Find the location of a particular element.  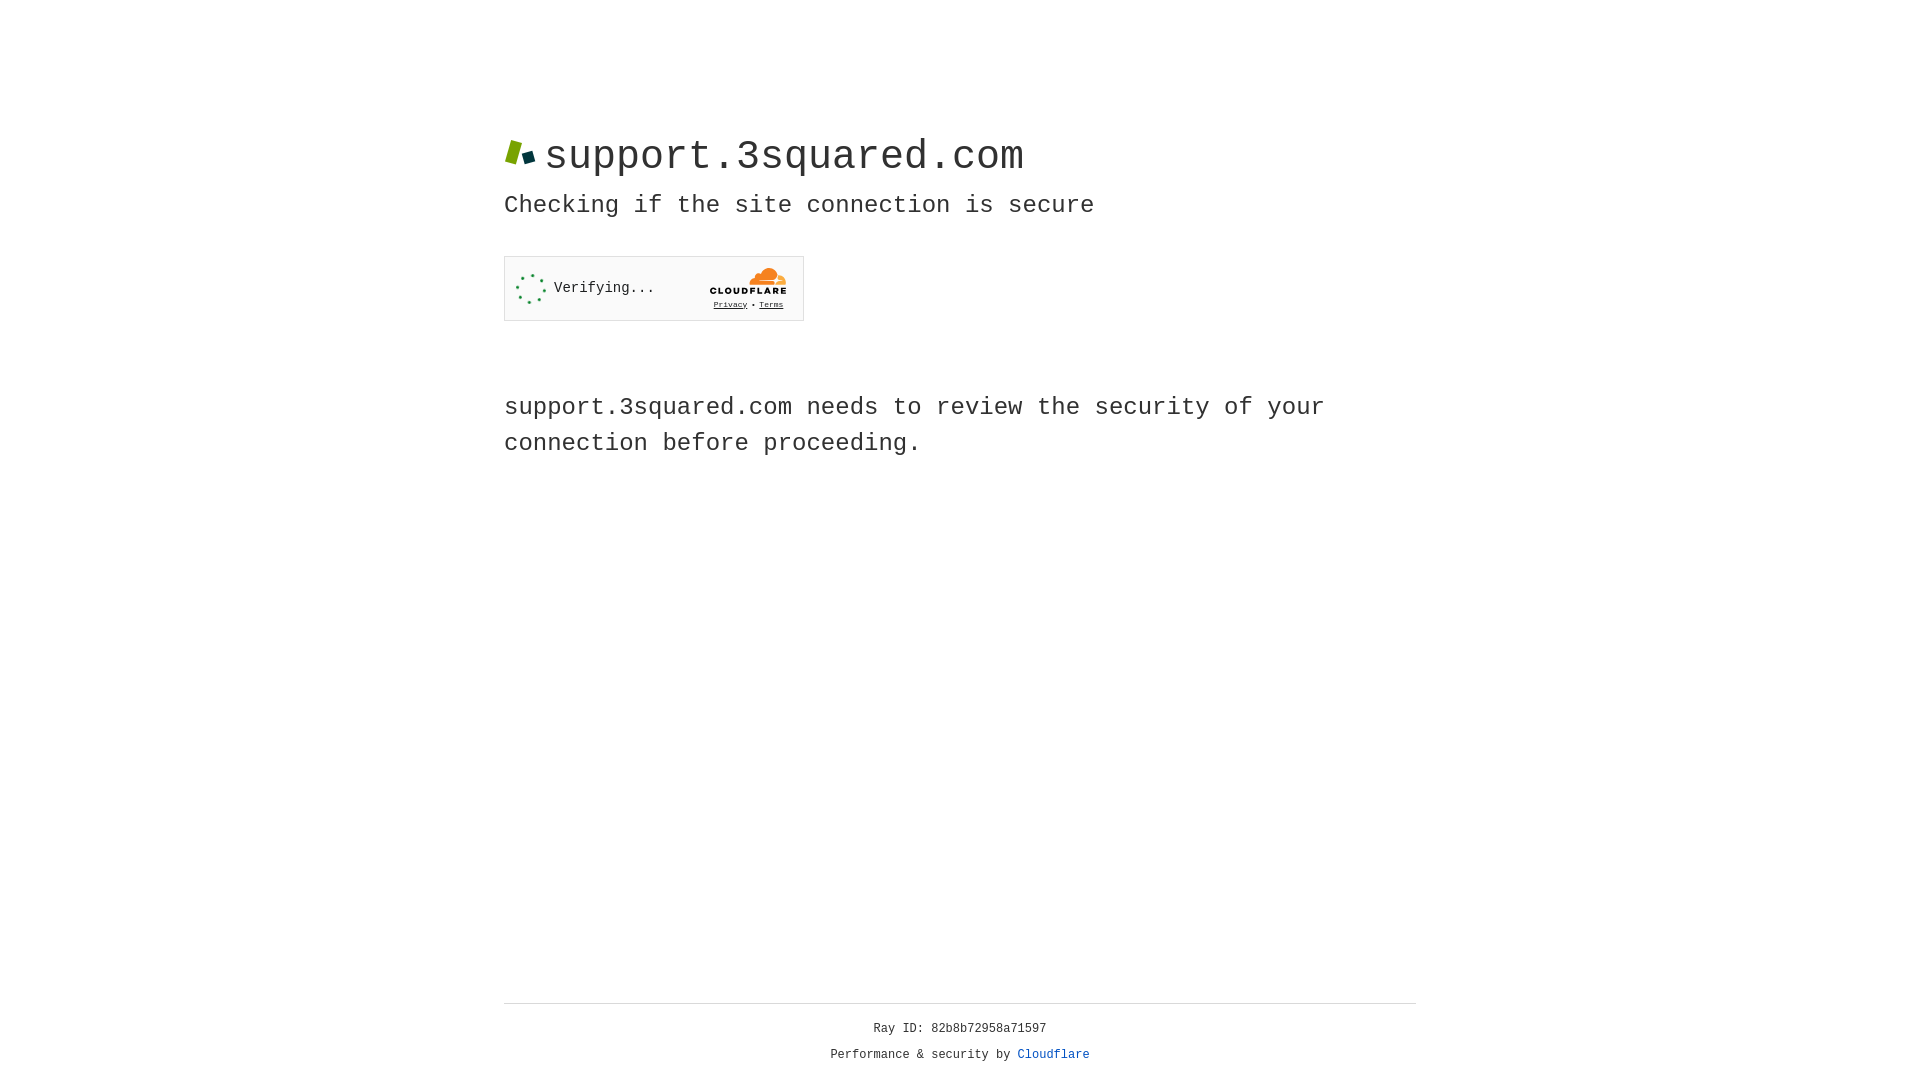

'Cloudflare' is located at coordinates (1053, 1054).